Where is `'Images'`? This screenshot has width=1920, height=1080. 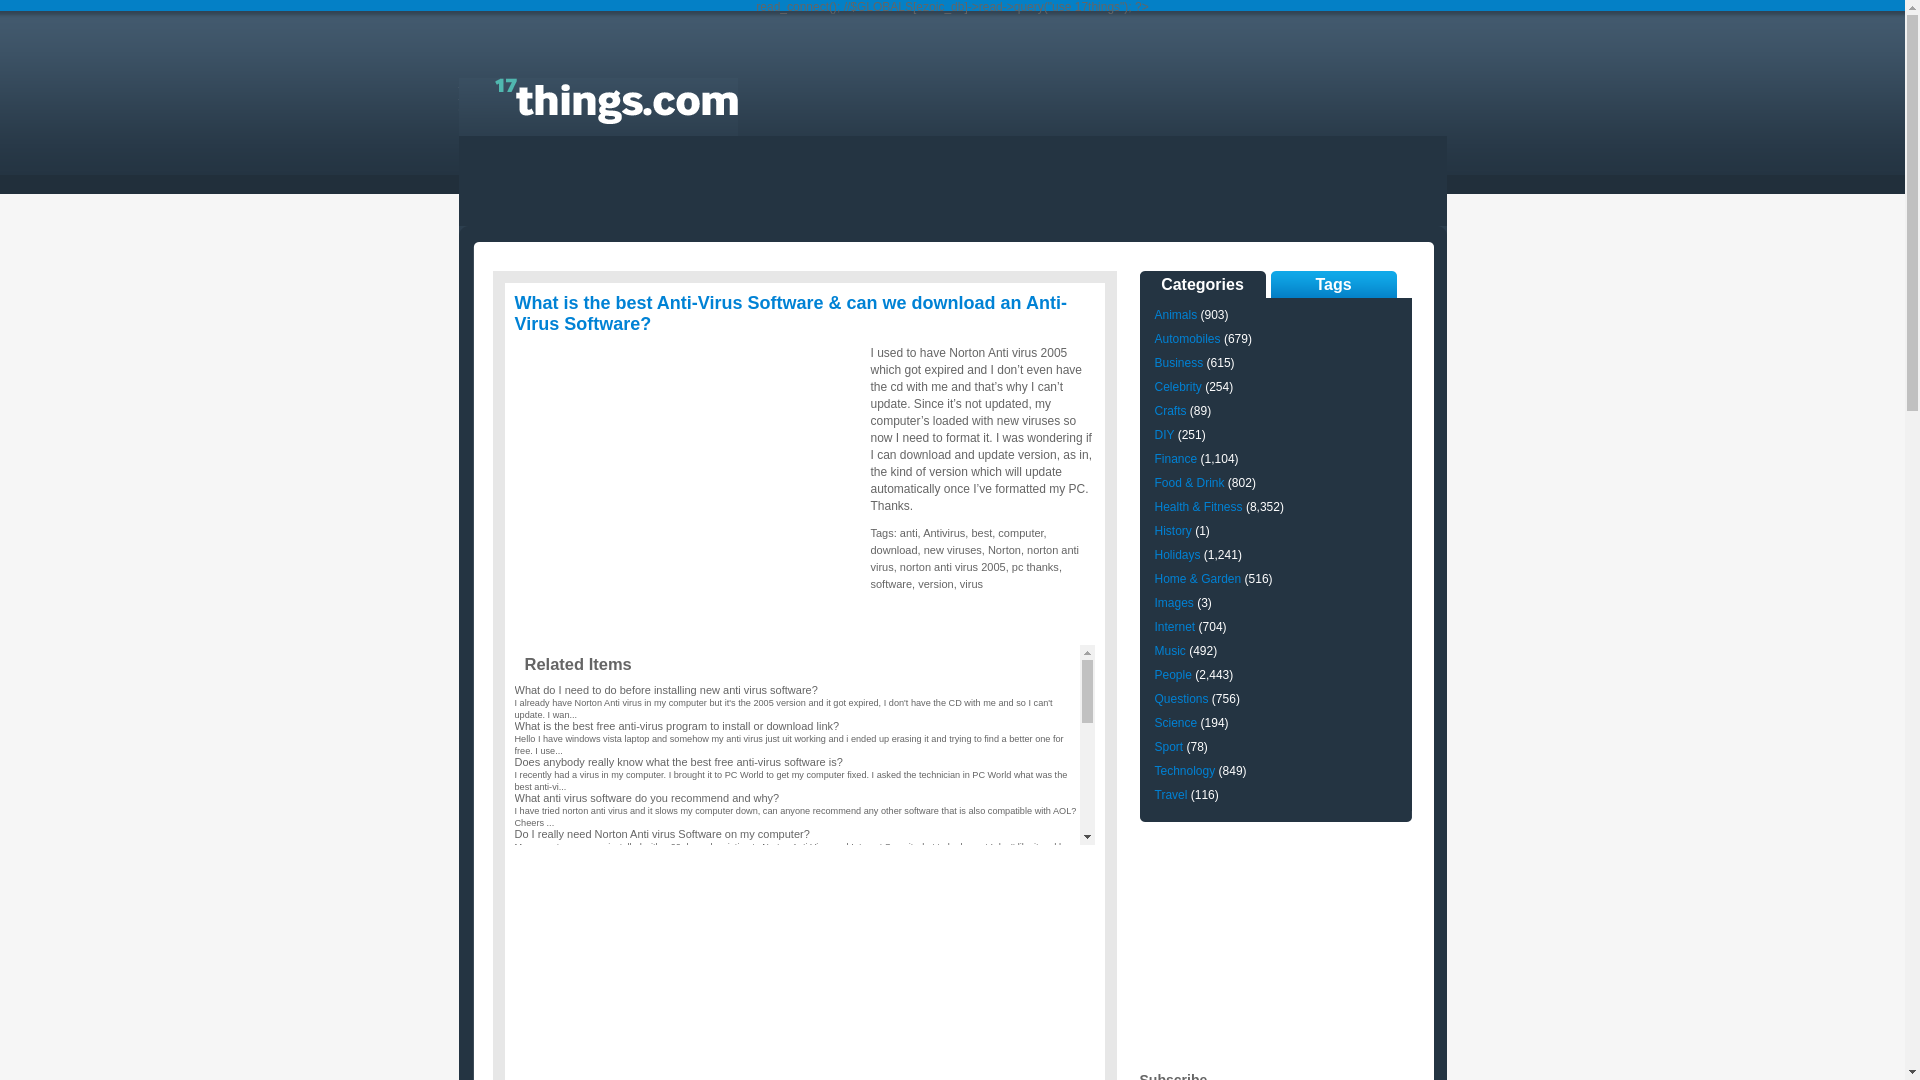
'Images' is located at coordinates (1173, 601).